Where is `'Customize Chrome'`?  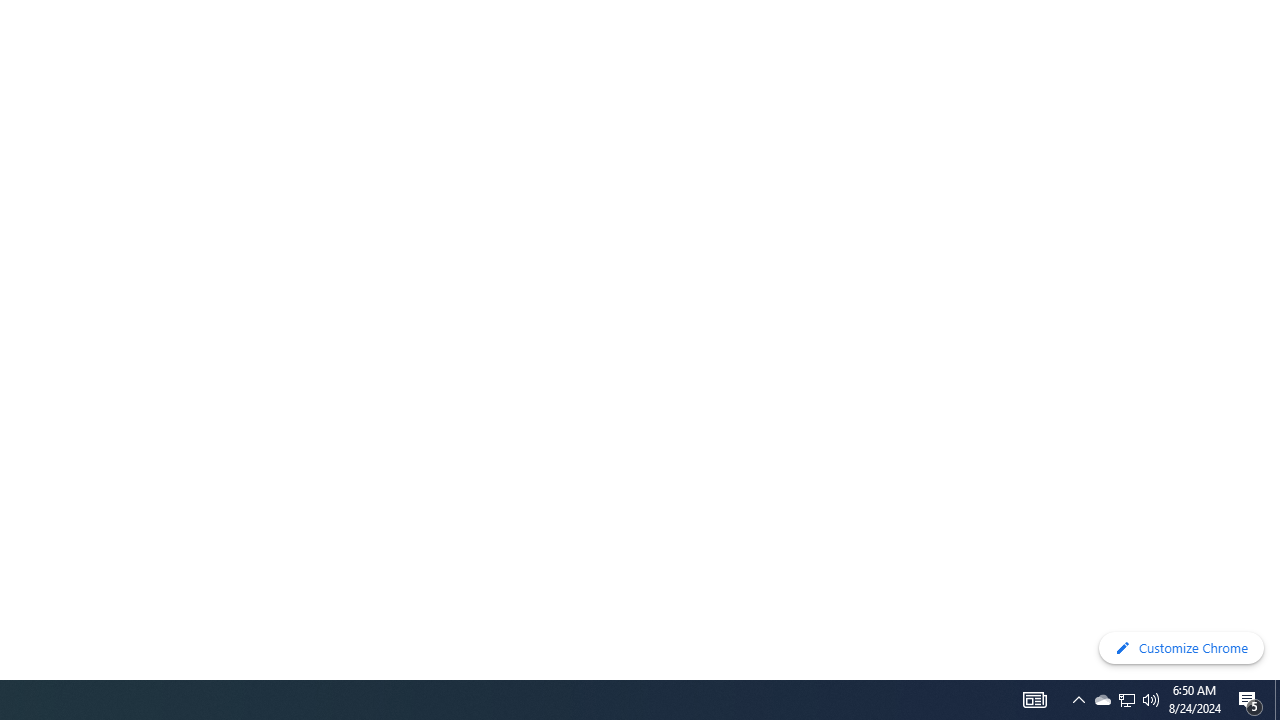
'Customize Chrome' is located at coordinates (1181, 648).